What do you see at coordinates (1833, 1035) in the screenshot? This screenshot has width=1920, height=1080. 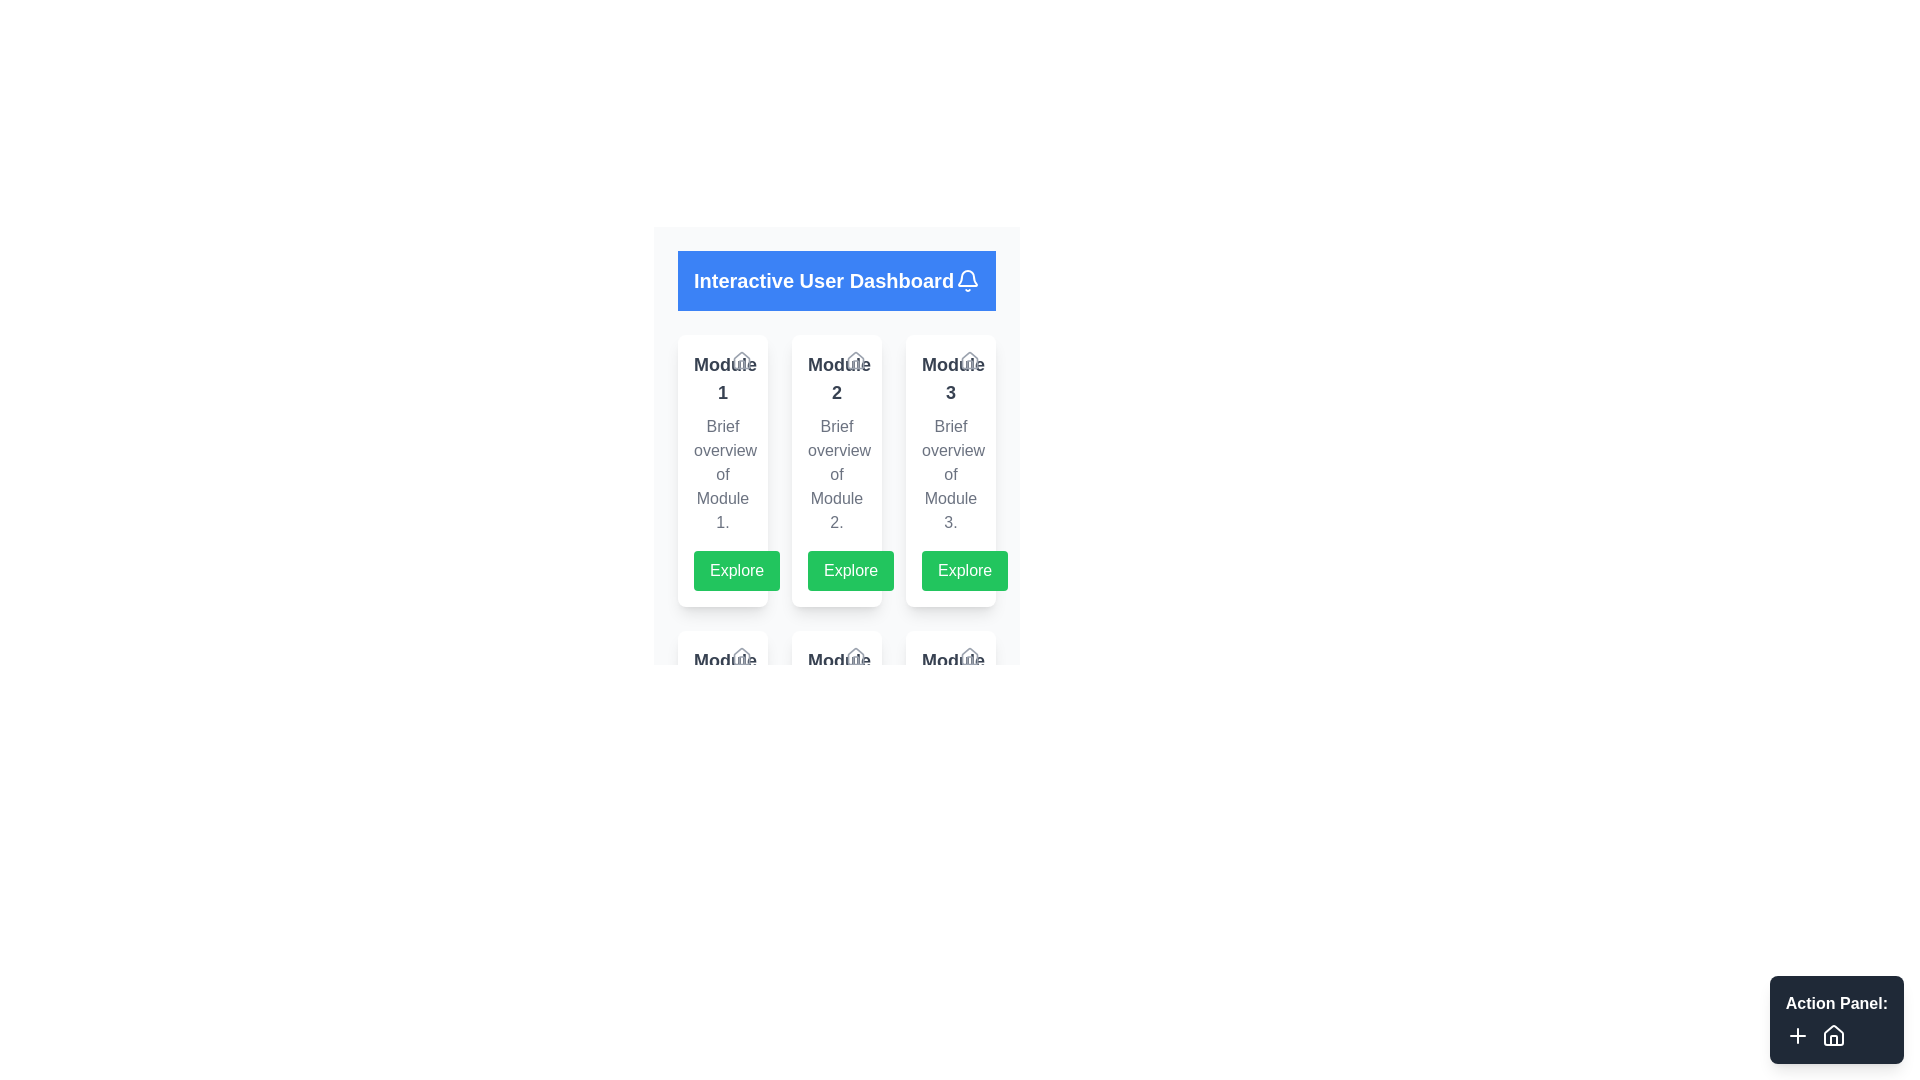 I see `the house icon, which is the second icon in the bottom-right Action Panel` at bounding box center [1833, 1035].